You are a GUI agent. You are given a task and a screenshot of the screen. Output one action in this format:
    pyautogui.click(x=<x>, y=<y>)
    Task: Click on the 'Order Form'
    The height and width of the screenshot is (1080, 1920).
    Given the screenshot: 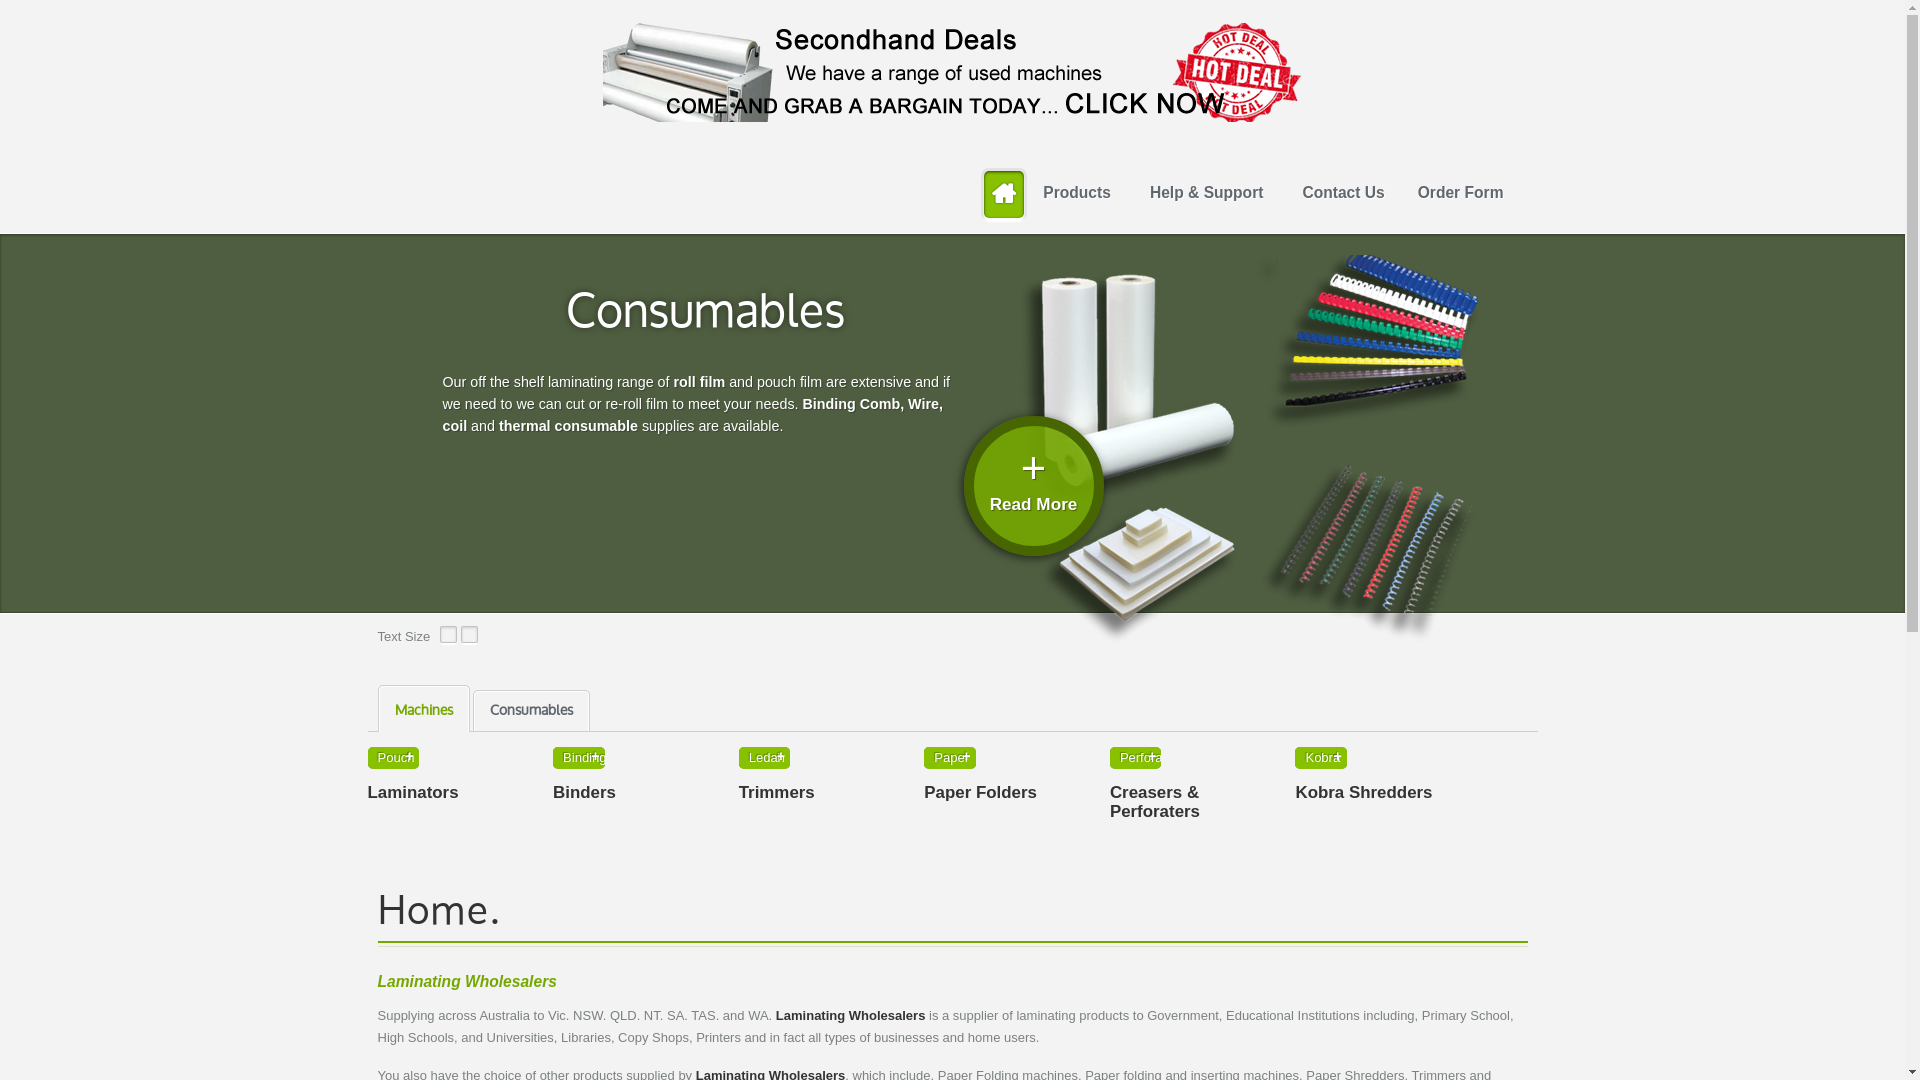 What is the action you would take?
    pyautogui.click(x=1460, y=192)
    